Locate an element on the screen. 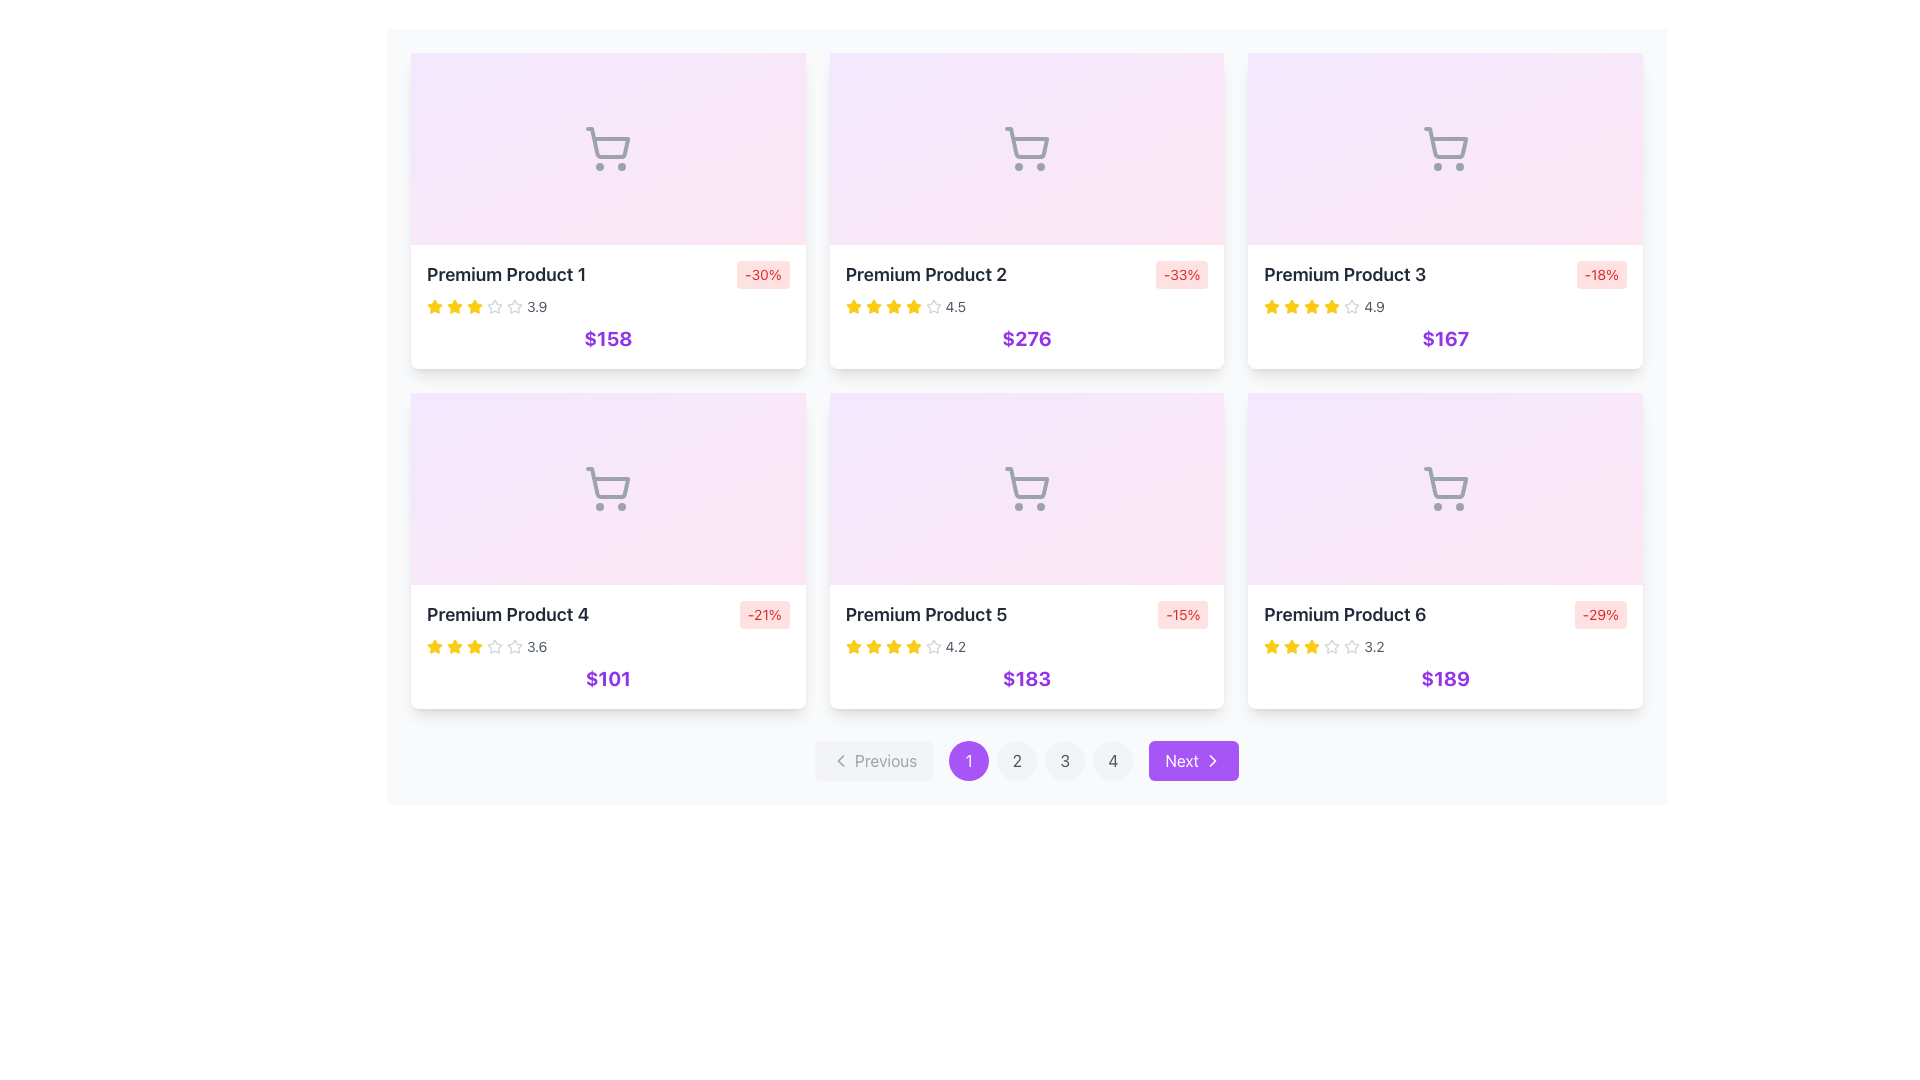 The image size is (1920, 1080). the main body of the shopping cart icon, which is part of the SVG structure for 'Premium Product 3' located in the top-central area of the card is located at coordinates (1445, 142).